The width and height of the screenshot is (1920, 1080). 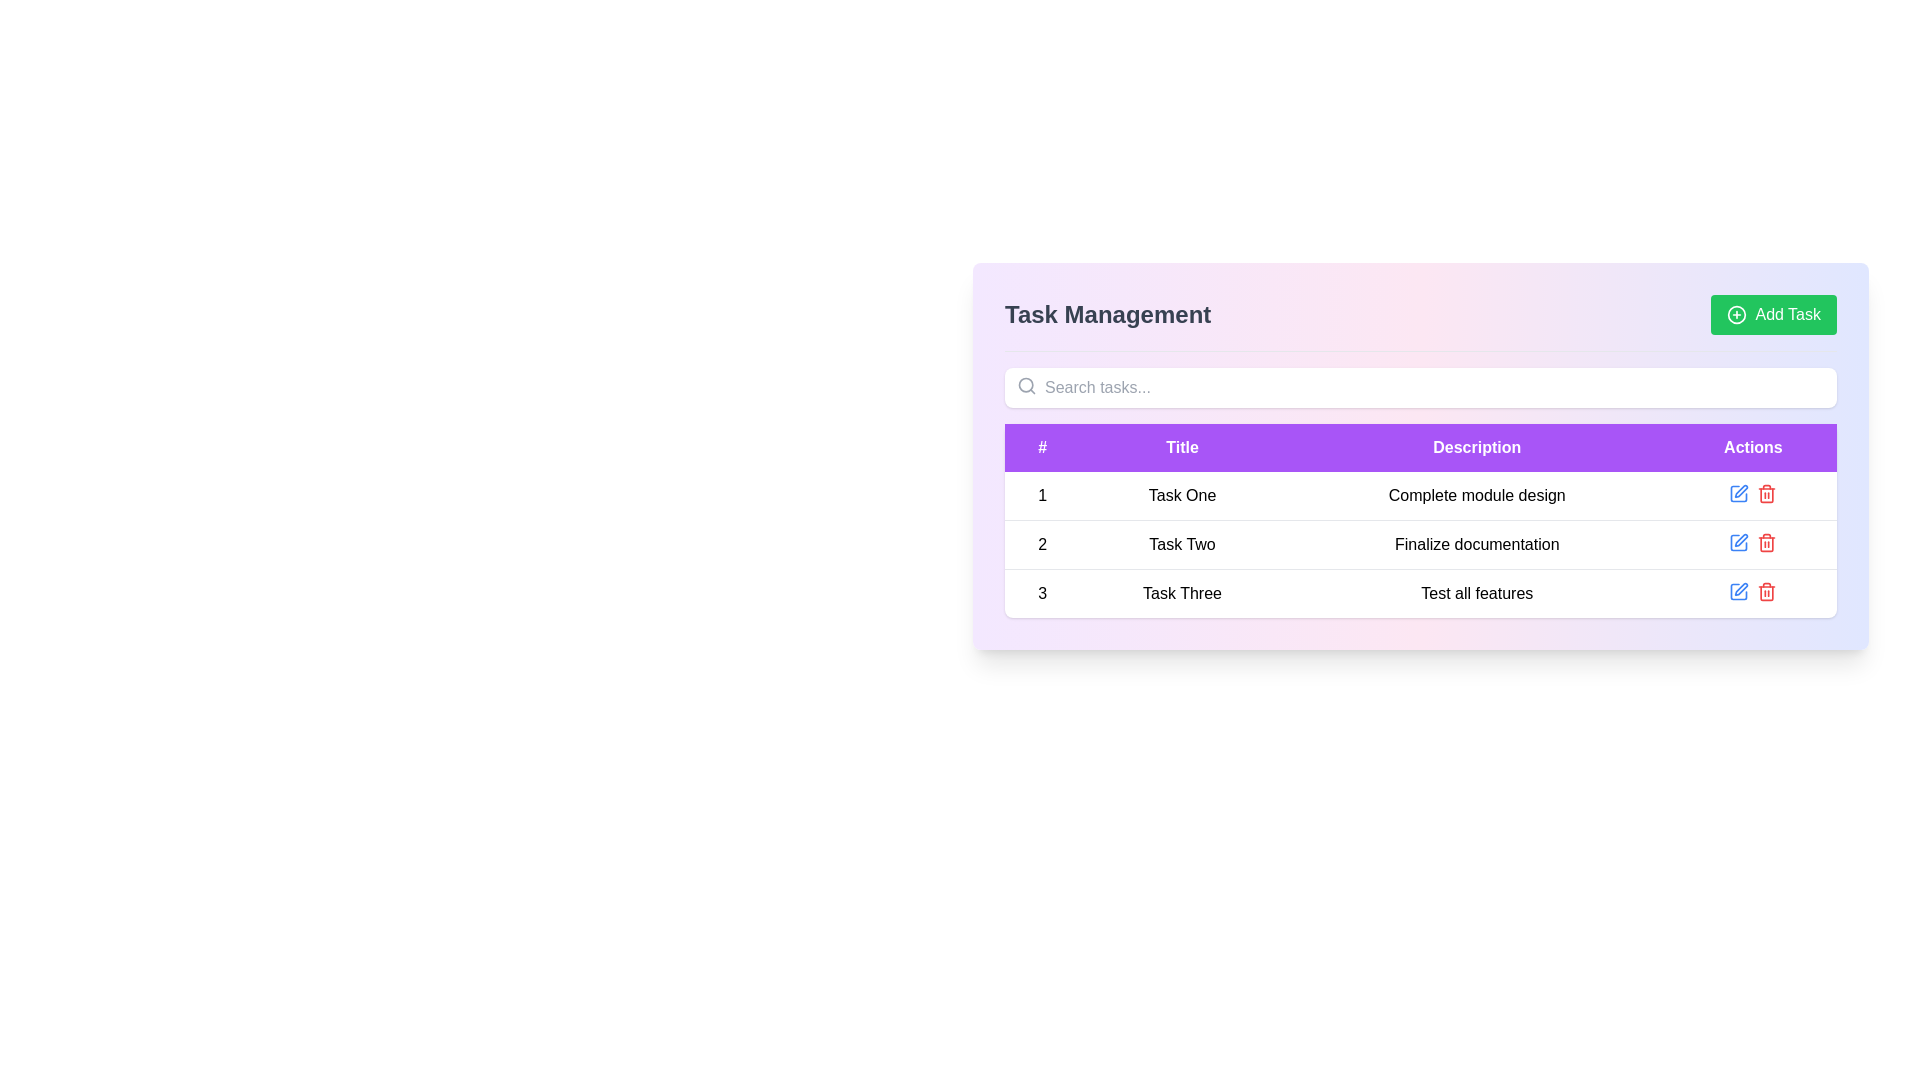 I want to click on the text label displaying the index for 'Task Two', located at the top-left corner of its table row, so click(x=1041, y=544).